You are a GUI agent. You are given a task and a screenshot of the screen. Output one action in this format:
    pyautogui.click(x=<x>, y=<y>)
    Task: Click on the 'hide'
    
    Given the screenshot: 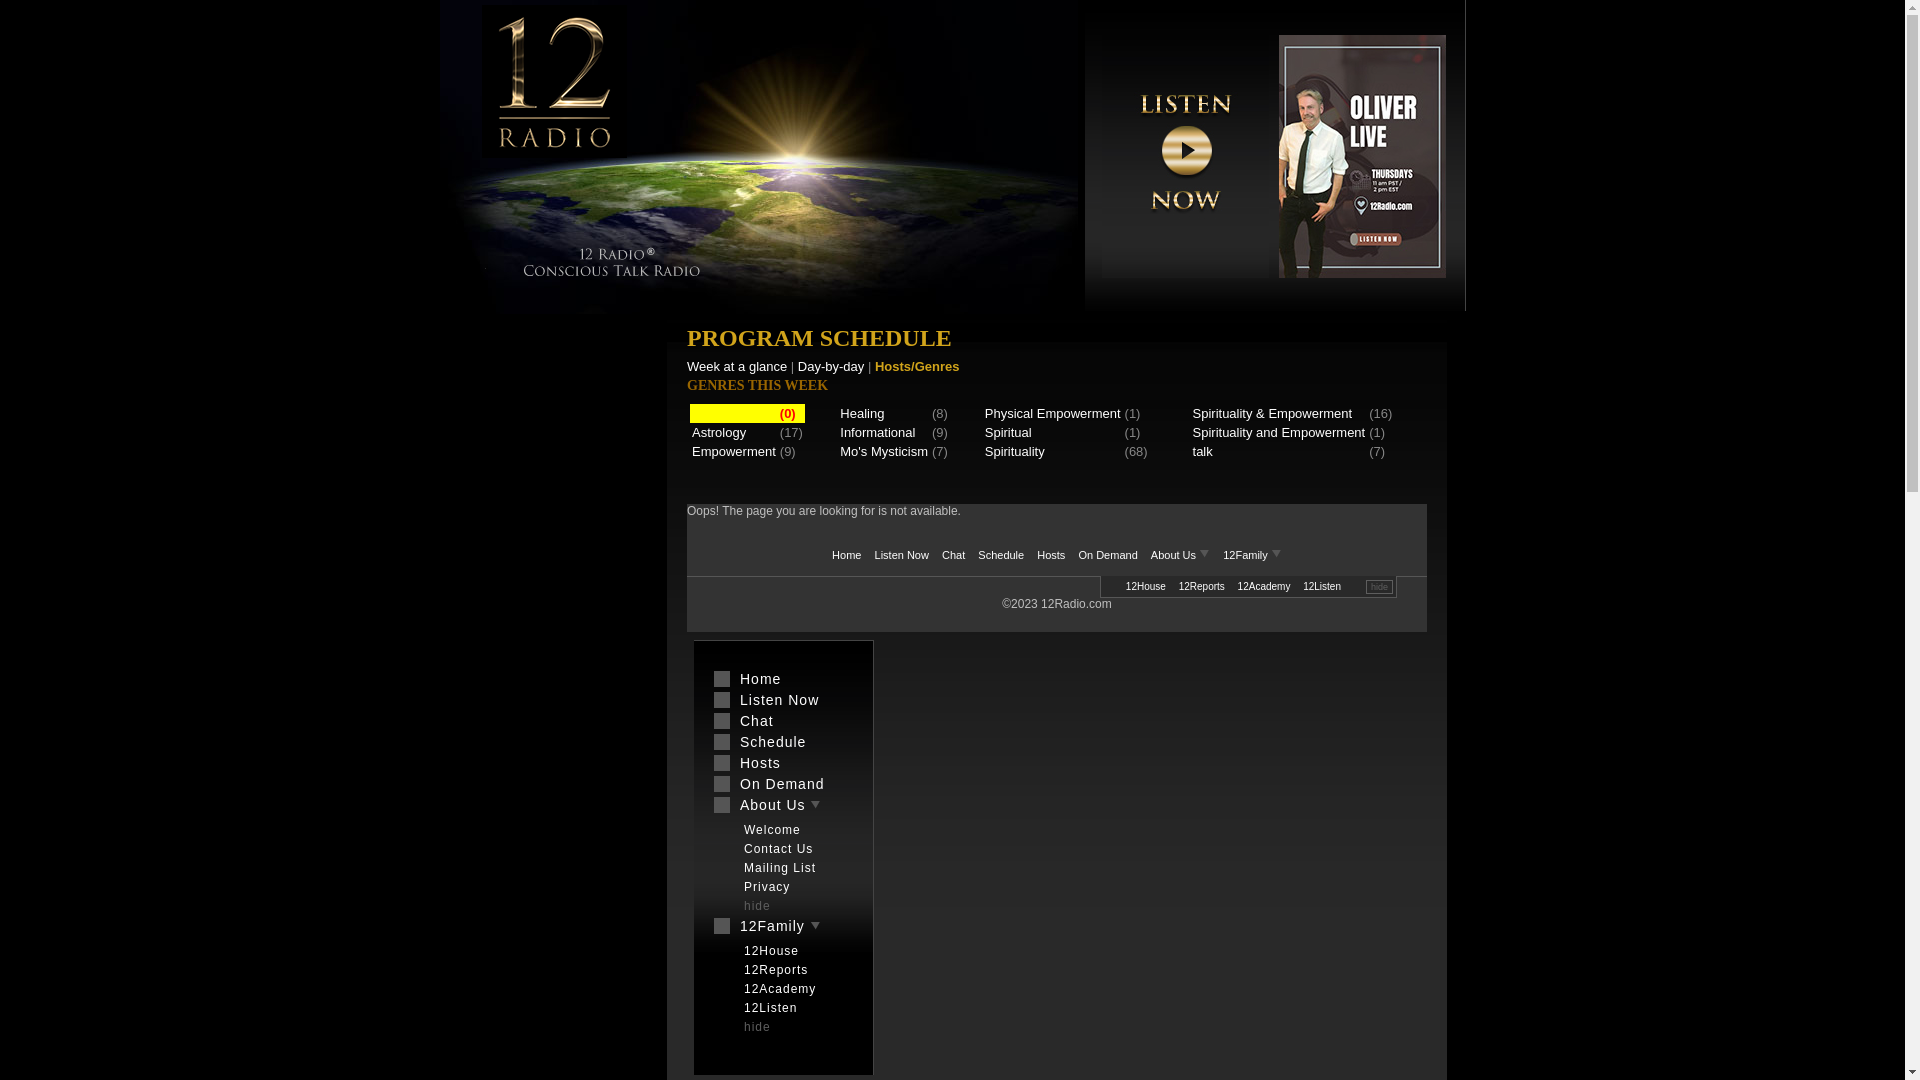 What is the action you would take?
    pyautogui.click(x=723, y=1026)
    